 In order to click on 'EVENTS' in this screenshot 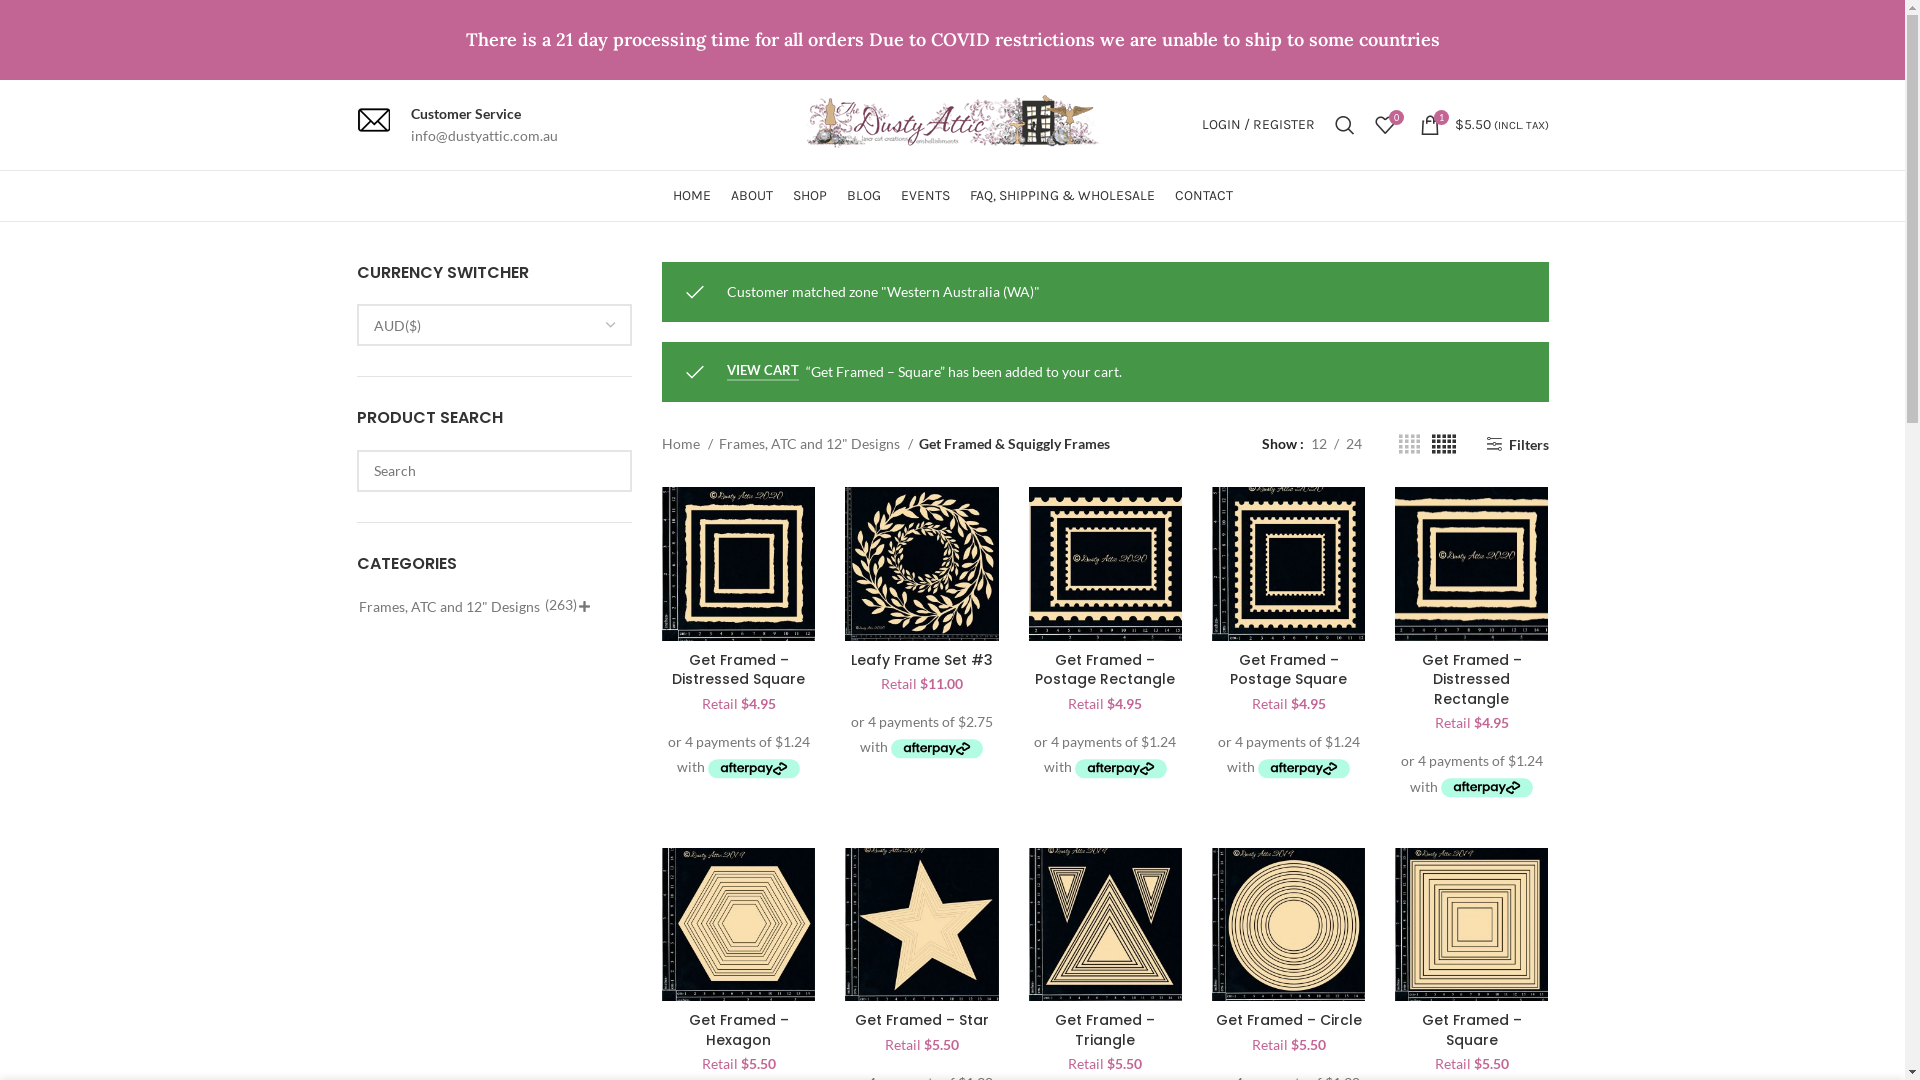, I will do `click(923, 196)`.